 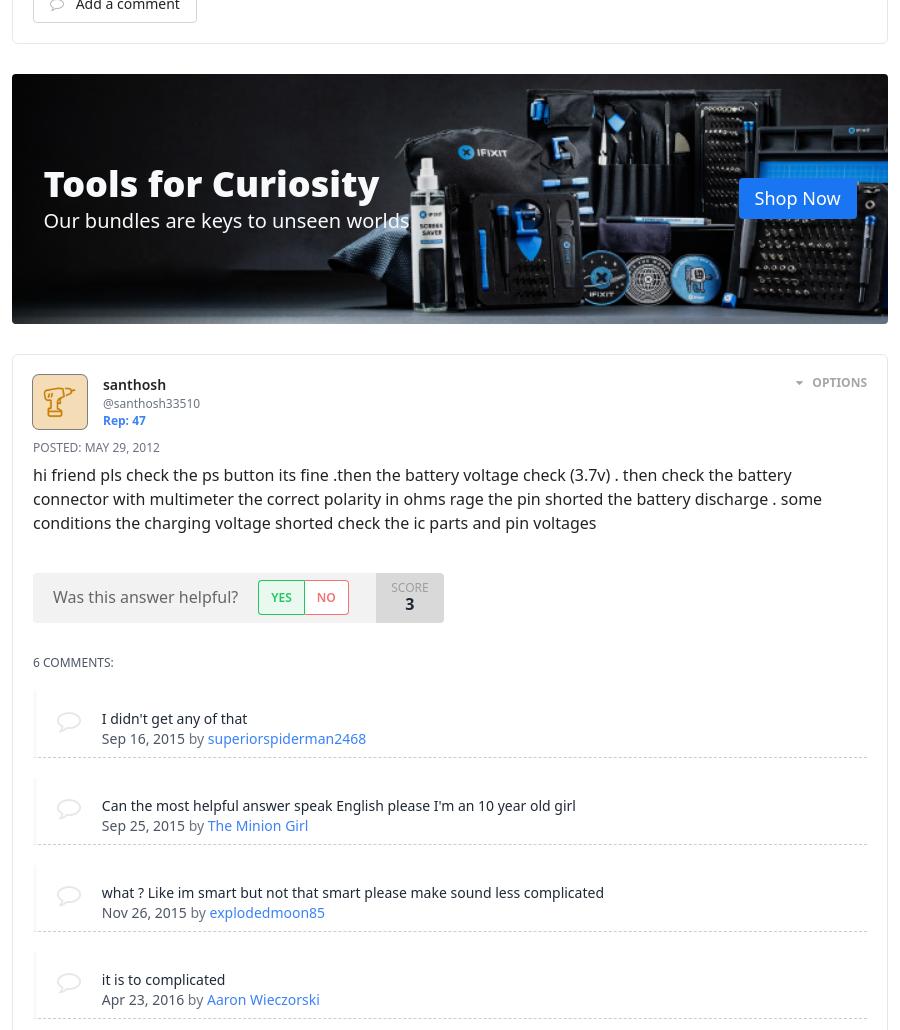 What do you see at coordinates (173, 718) in the screenshot?
I see `'I didn't get any of that'` at bounding box center [173, 718].